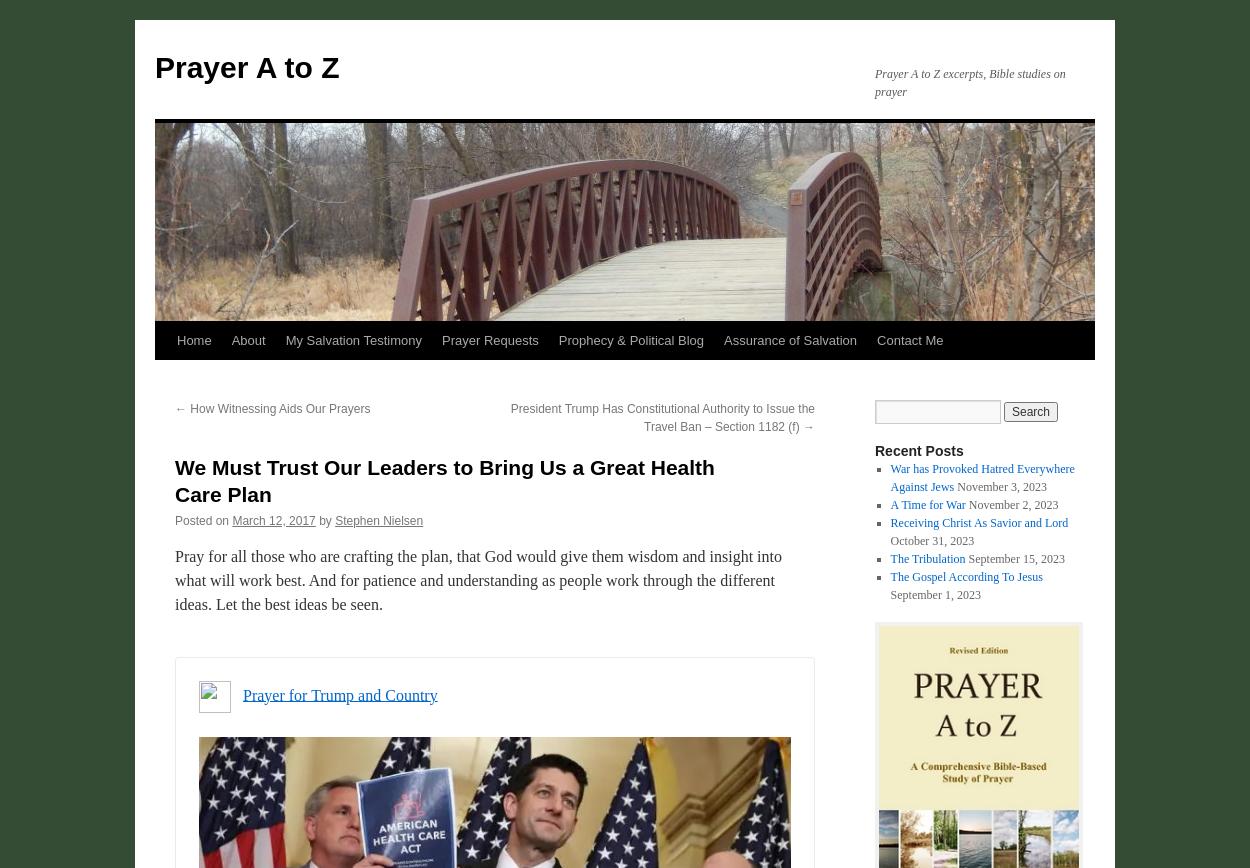 Image resolution: width=1250 pixels, height=868 pixels. What do you see at coordinates (339, 694) in the screenshot?
I see `'Prayer for Trump and Country'` at bounding box center [339, 694].